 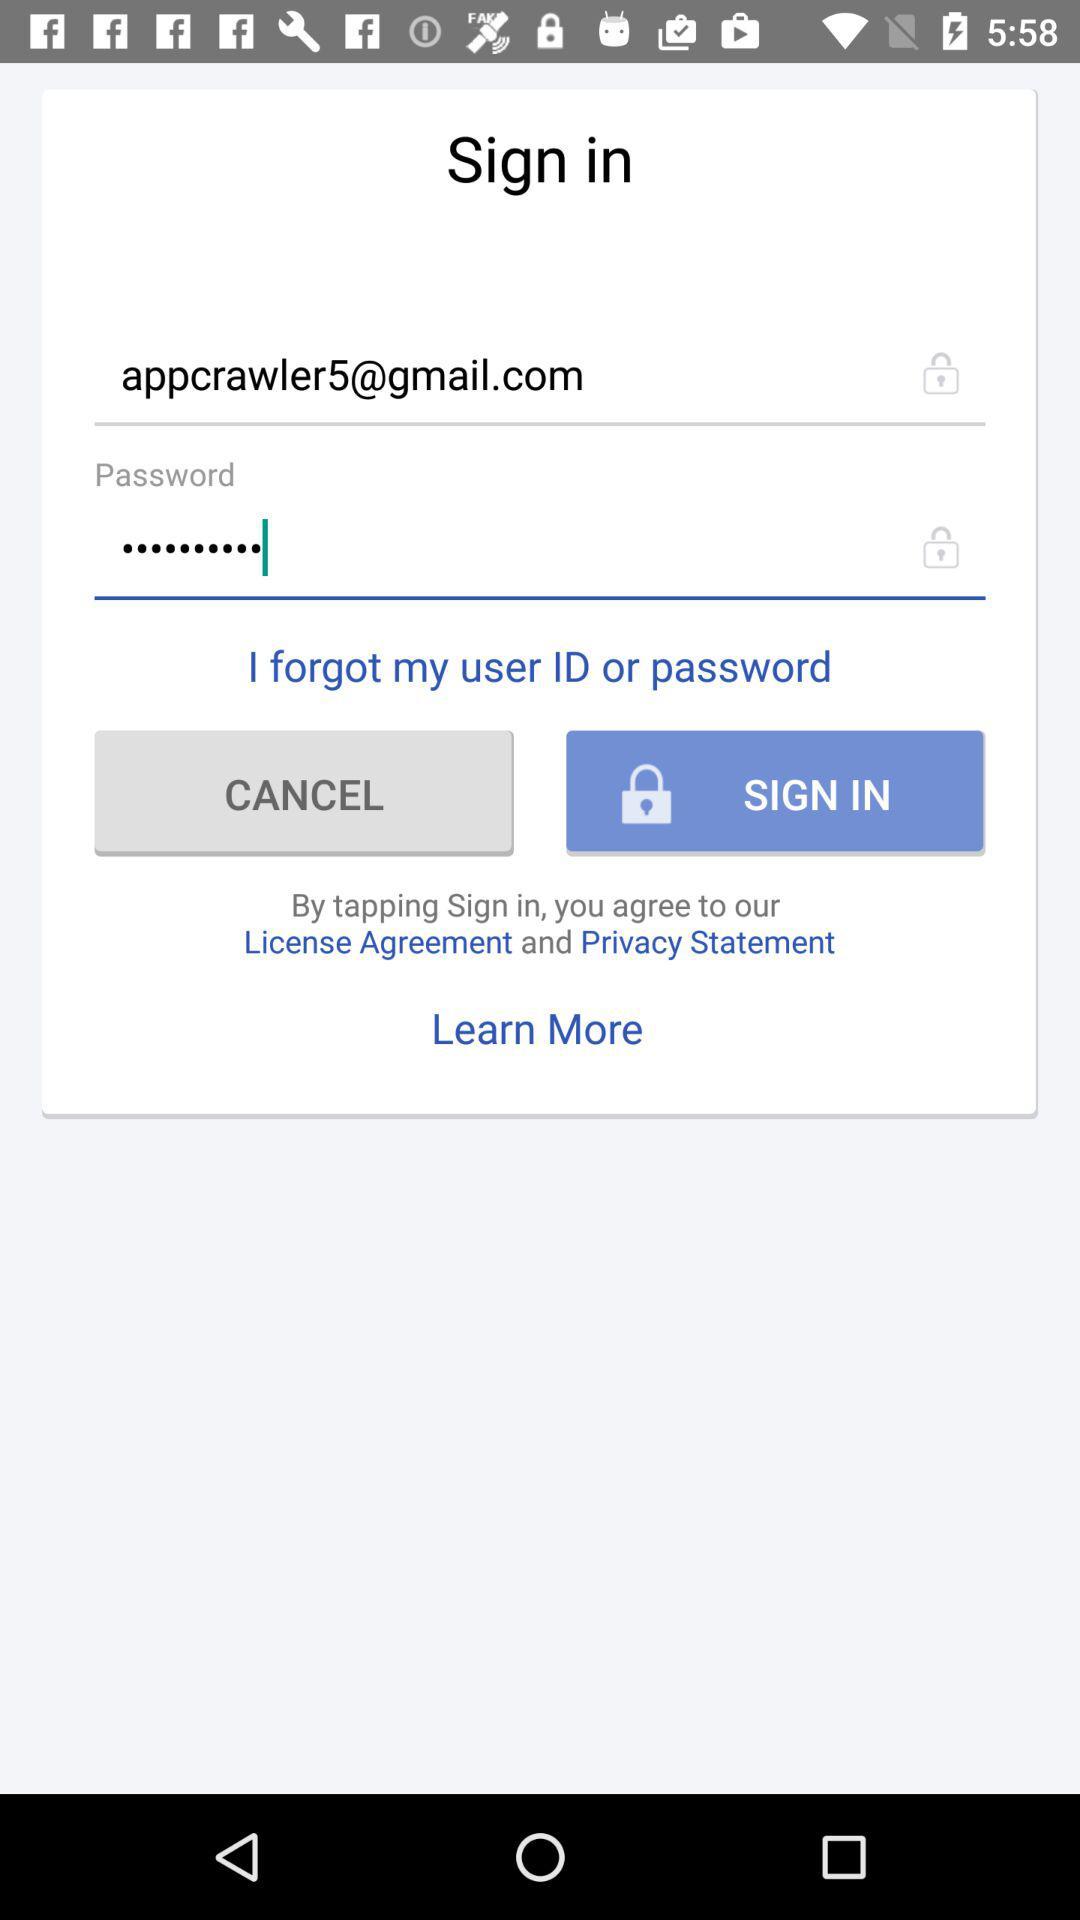 I want to click on item below the i forgot my, so click(x=304, y=792).